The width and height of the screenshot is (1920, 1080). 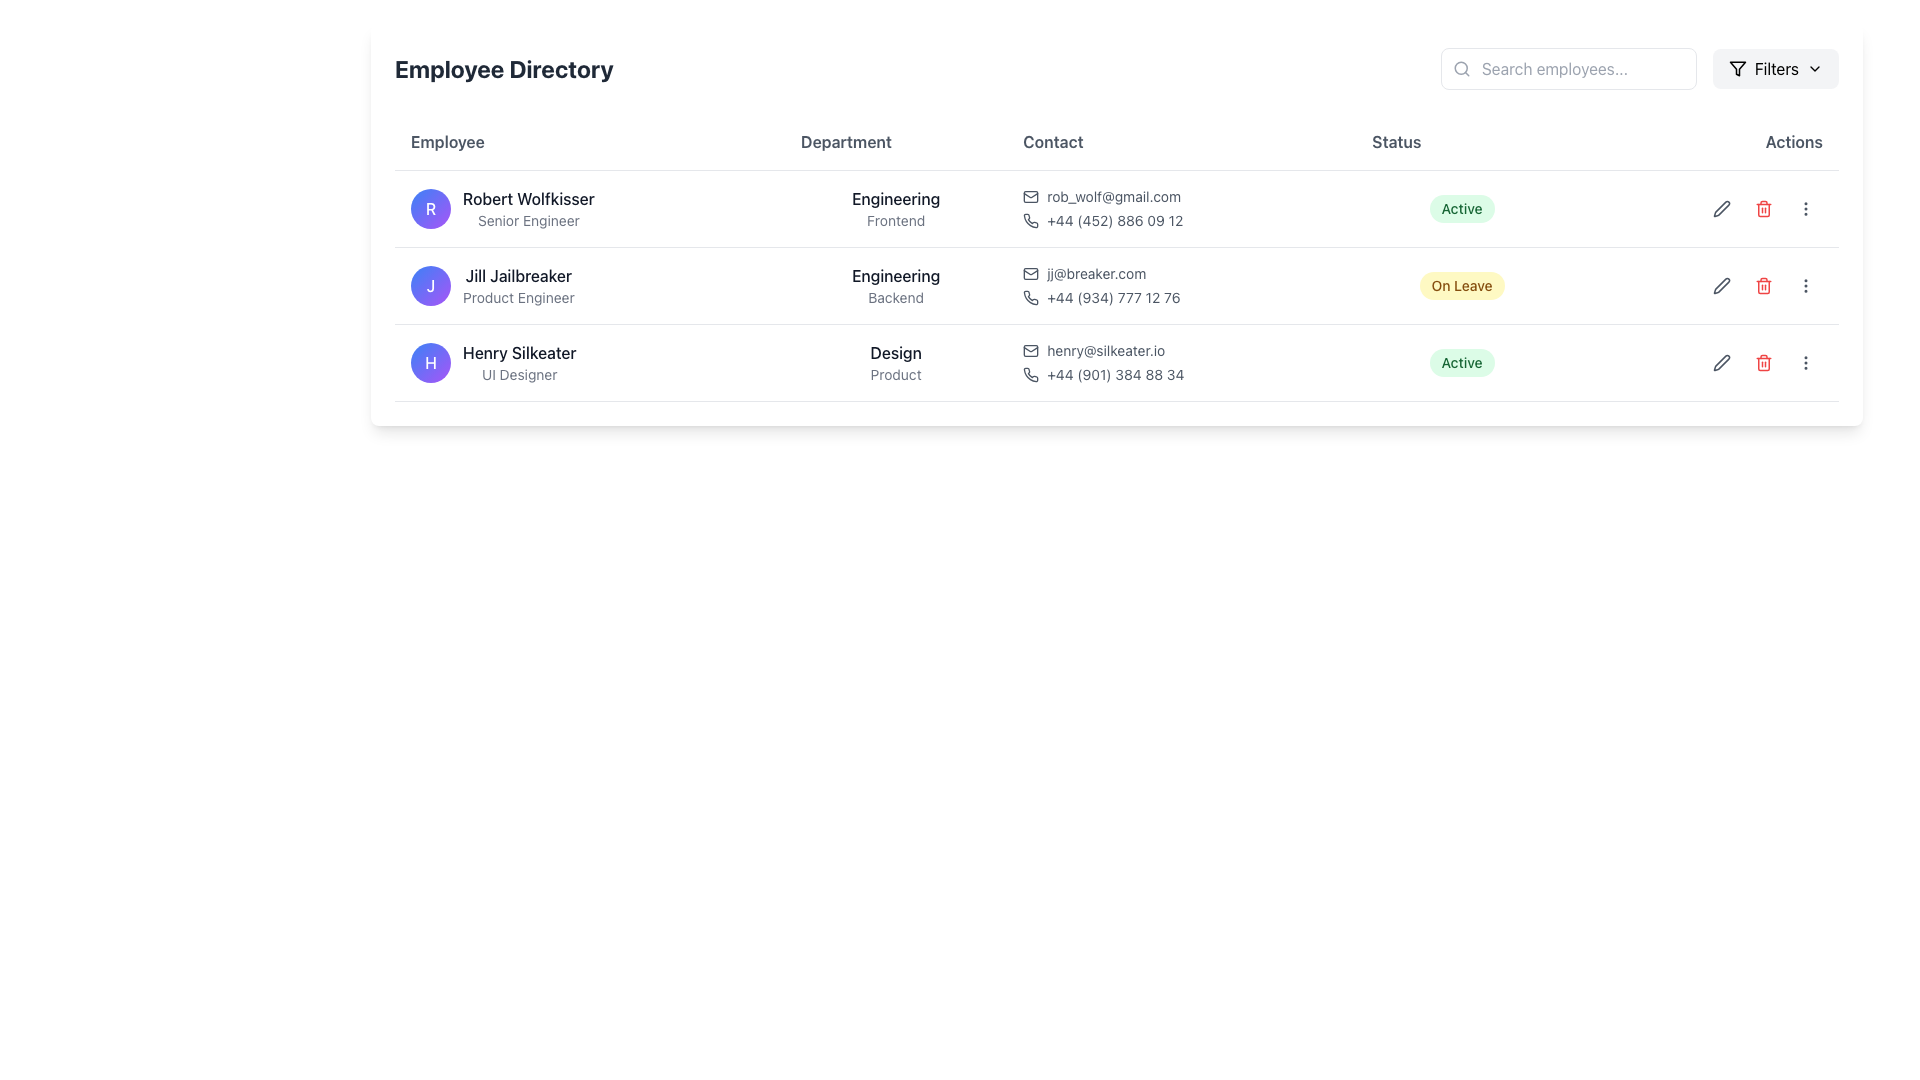 What do you see at coordinates (1461, 68) in the screenshot?
I see `the search icon located inside the search bar at the top-right corner of the content card, which visually indicates the purpose of the associated input field` at bounding box center [1461, 68].